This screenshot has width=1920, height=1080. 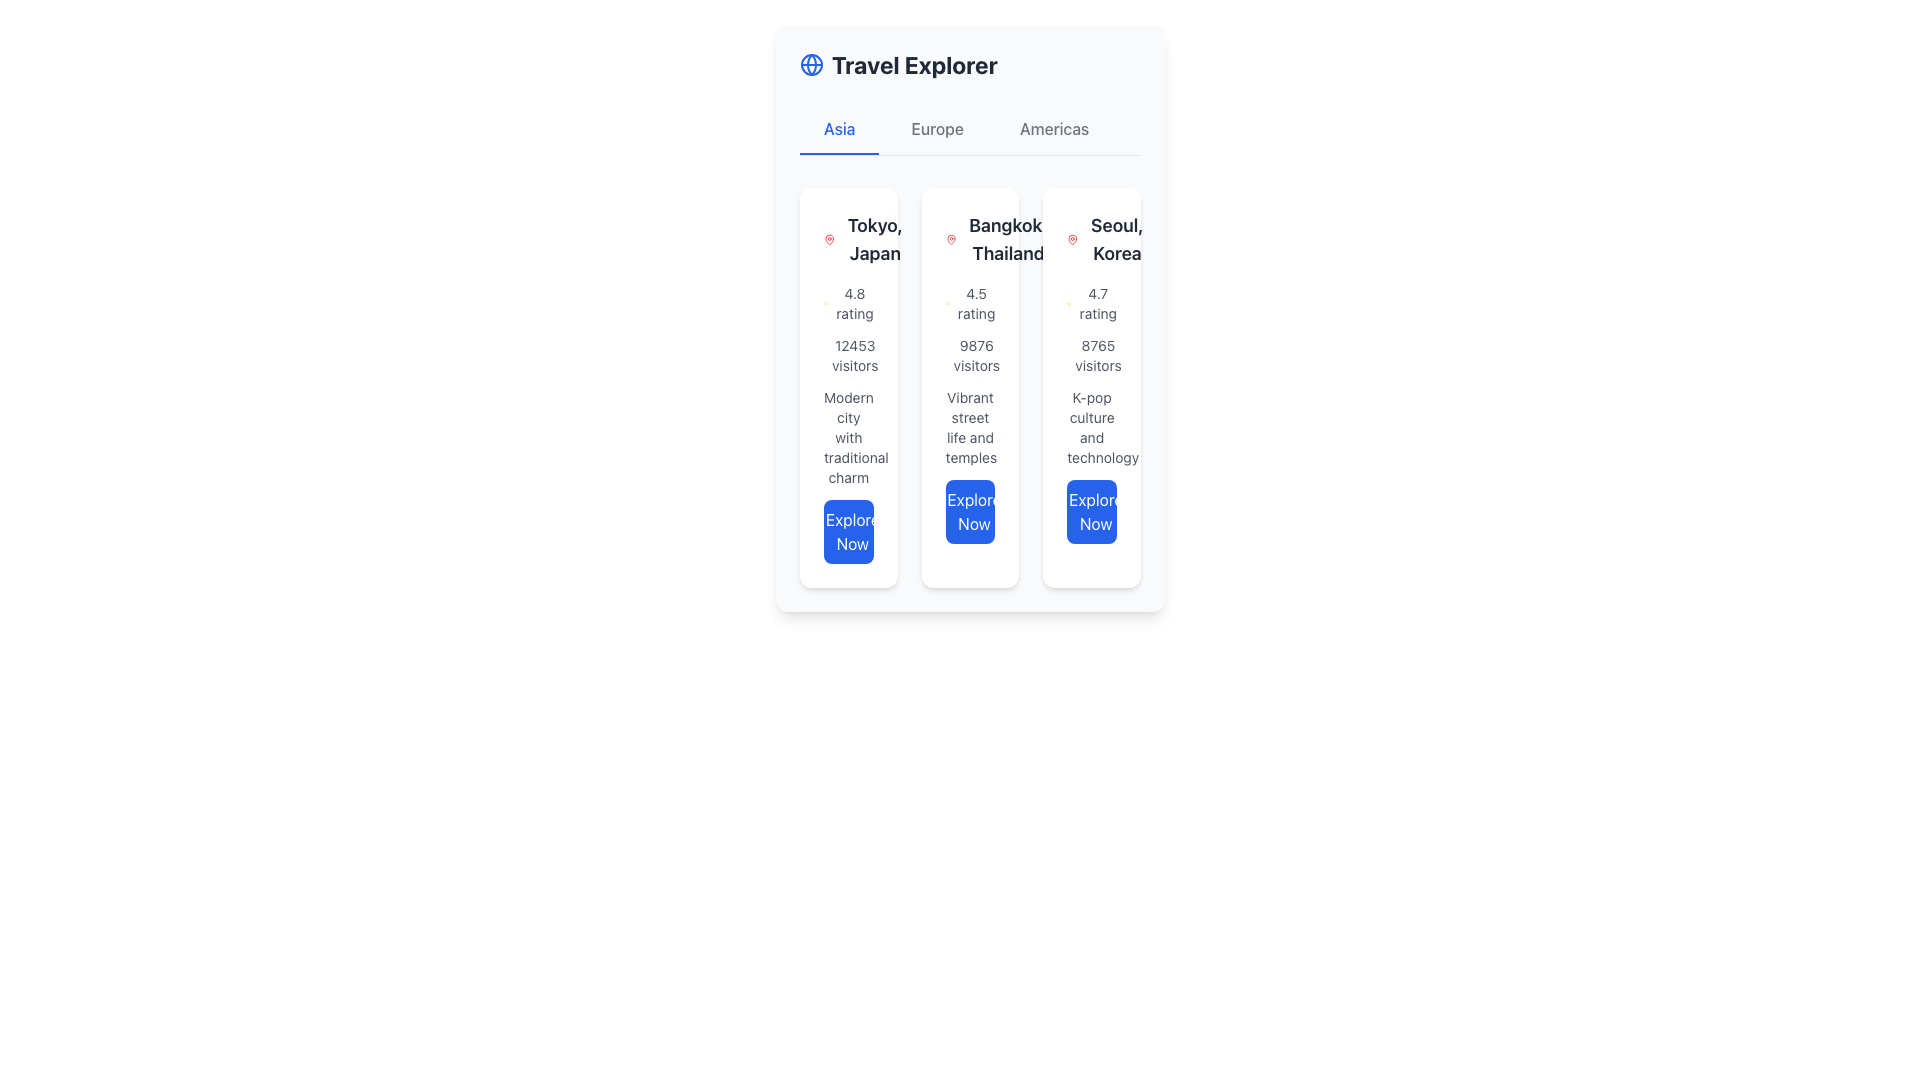 I want to click on the SVG circle graphic located centrally within the Travel Explorer interface, positioned above the Explore Now button for the Seoul, Korea section, so click(x=1072, y=515).